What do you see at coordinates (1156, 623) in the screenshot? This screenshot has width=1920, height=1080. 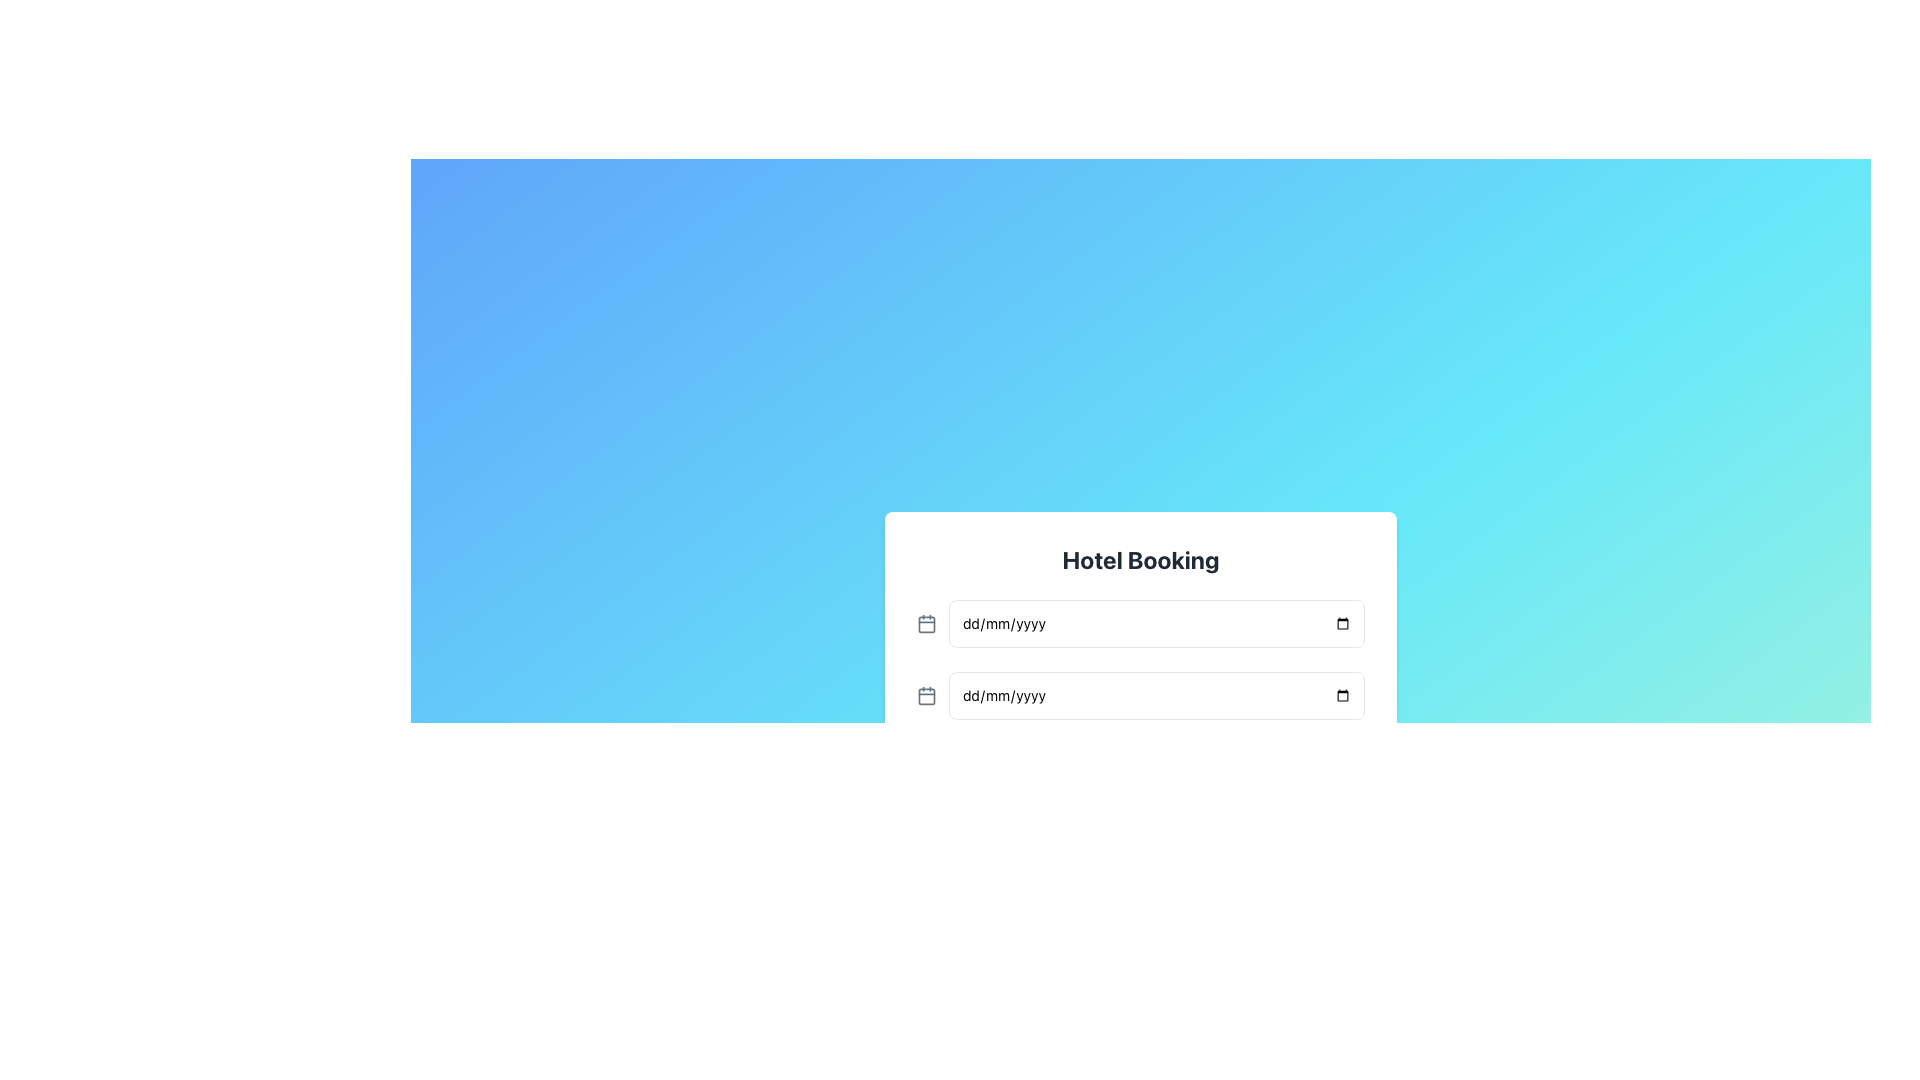 I see `the date input field marked by the placeholder 'dd/mm/yyyy' to focus on it` at bounding box center [1156, 623].